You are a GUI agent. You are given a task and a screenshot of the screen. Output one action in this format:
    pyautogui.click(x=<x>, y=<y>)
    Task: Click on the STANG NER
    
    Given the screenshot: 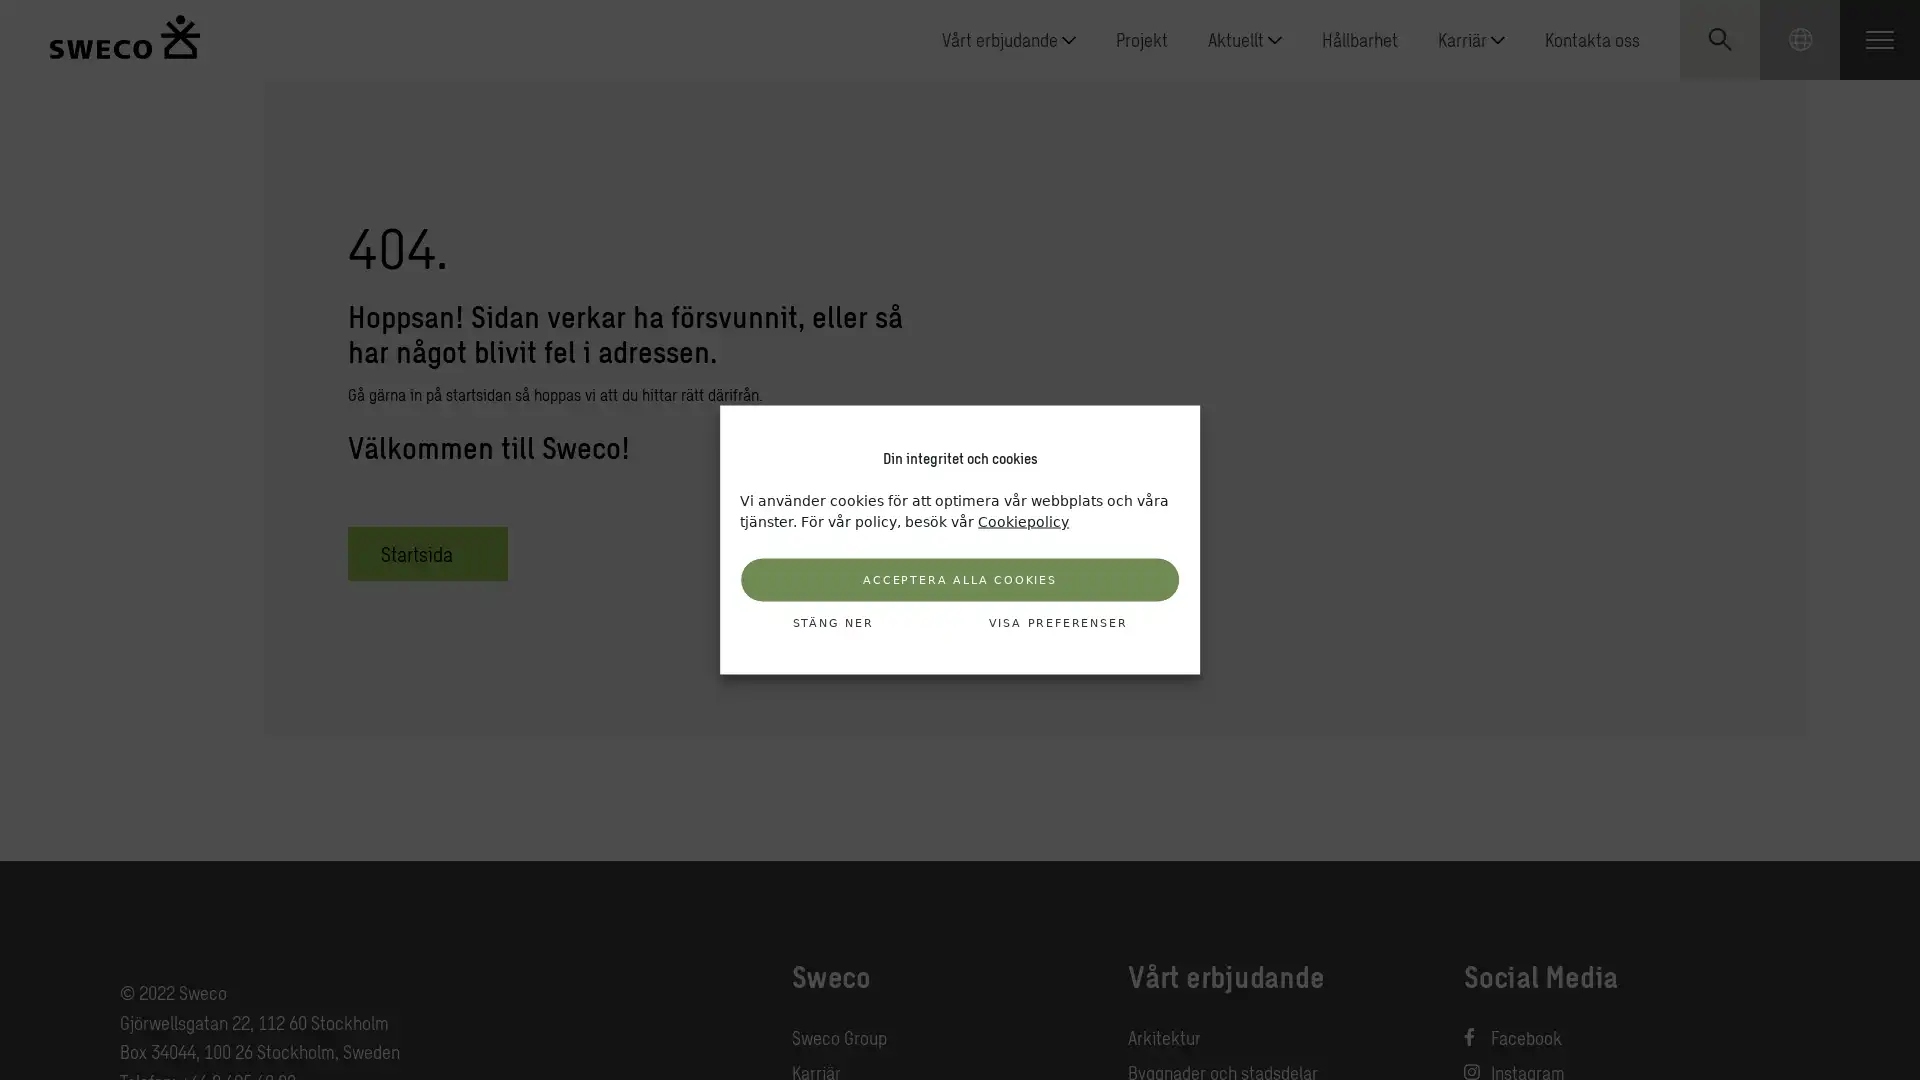 What is the action you would take?
    pyautogui.click(x=832, y=622)
    